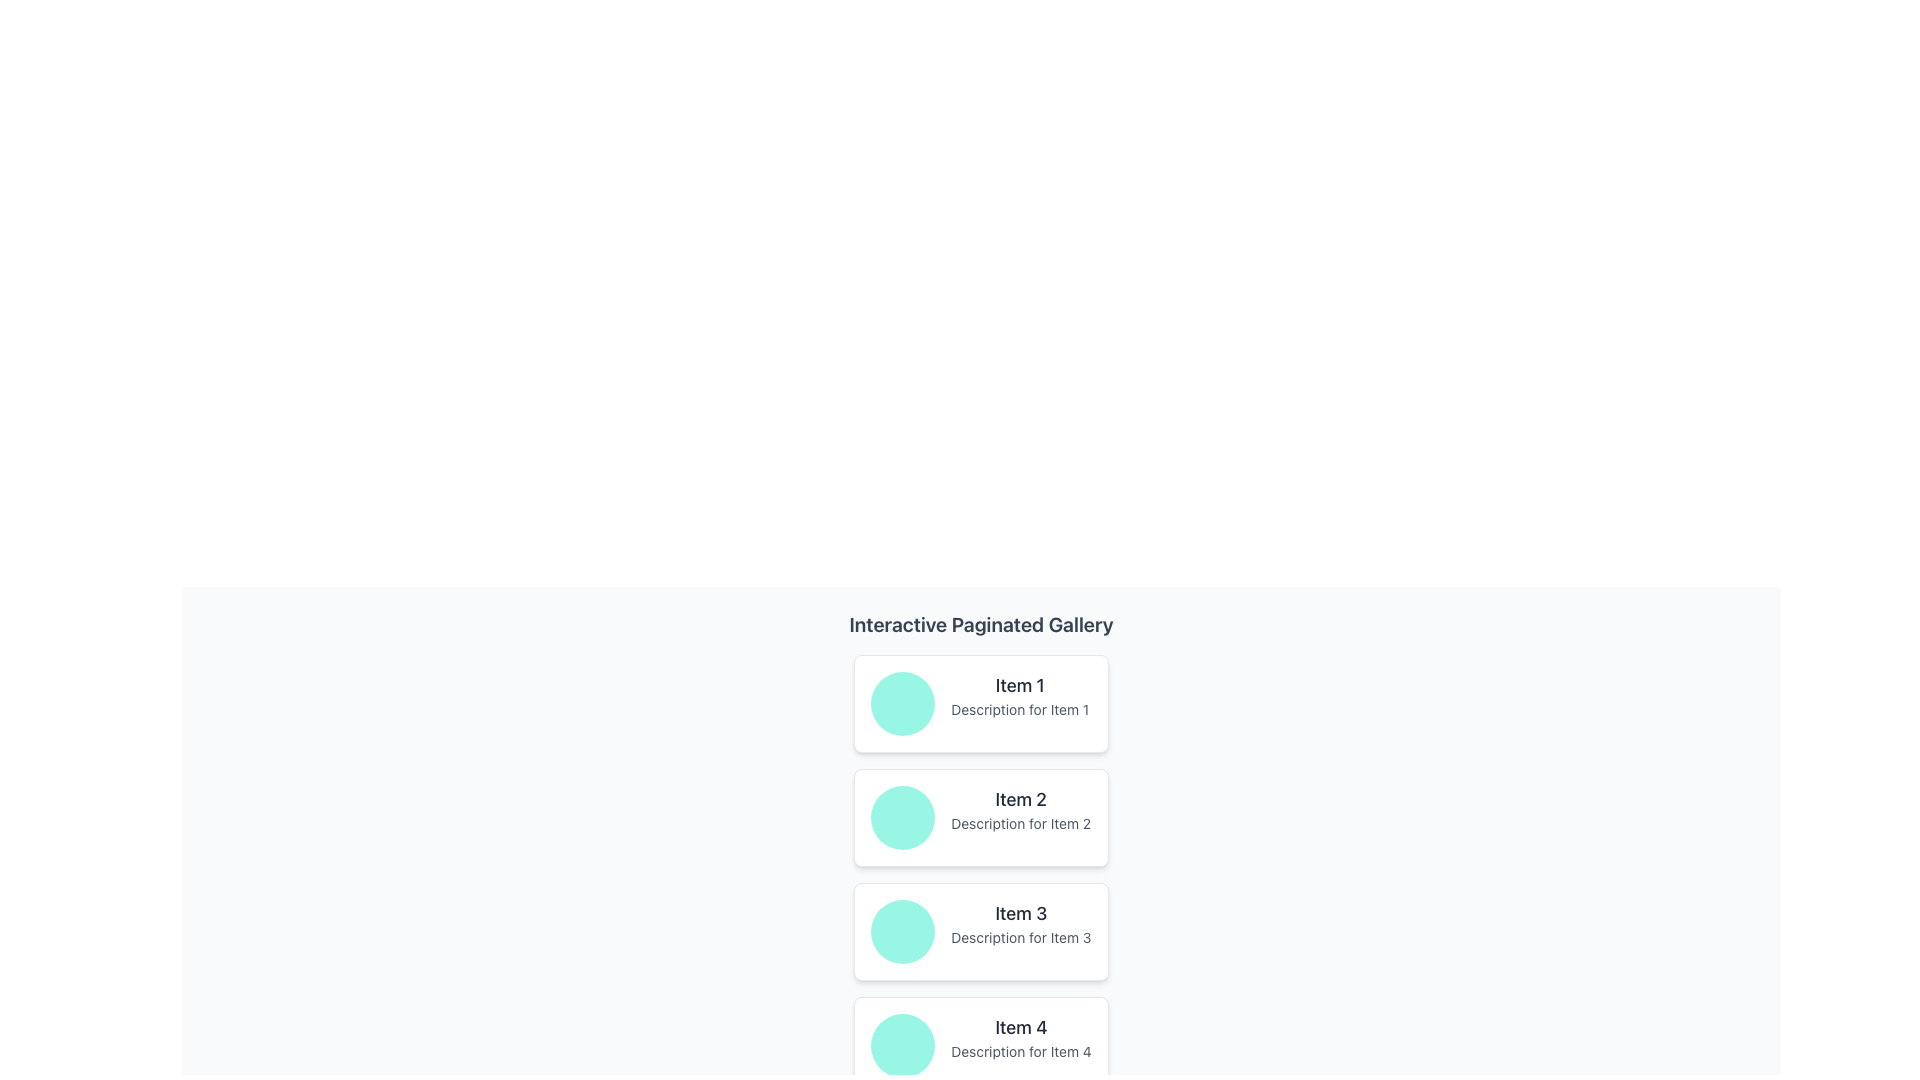 The width and height of the screenshot is (1920, 1080). Describe the element at coordinates (1020, 694) in the screenshot. I see `text element containing 'Item 1' and 'Description for Item 1', positioned centrally within the uppermost card in the list, to the right of a circular icon with a teal background` at that location.